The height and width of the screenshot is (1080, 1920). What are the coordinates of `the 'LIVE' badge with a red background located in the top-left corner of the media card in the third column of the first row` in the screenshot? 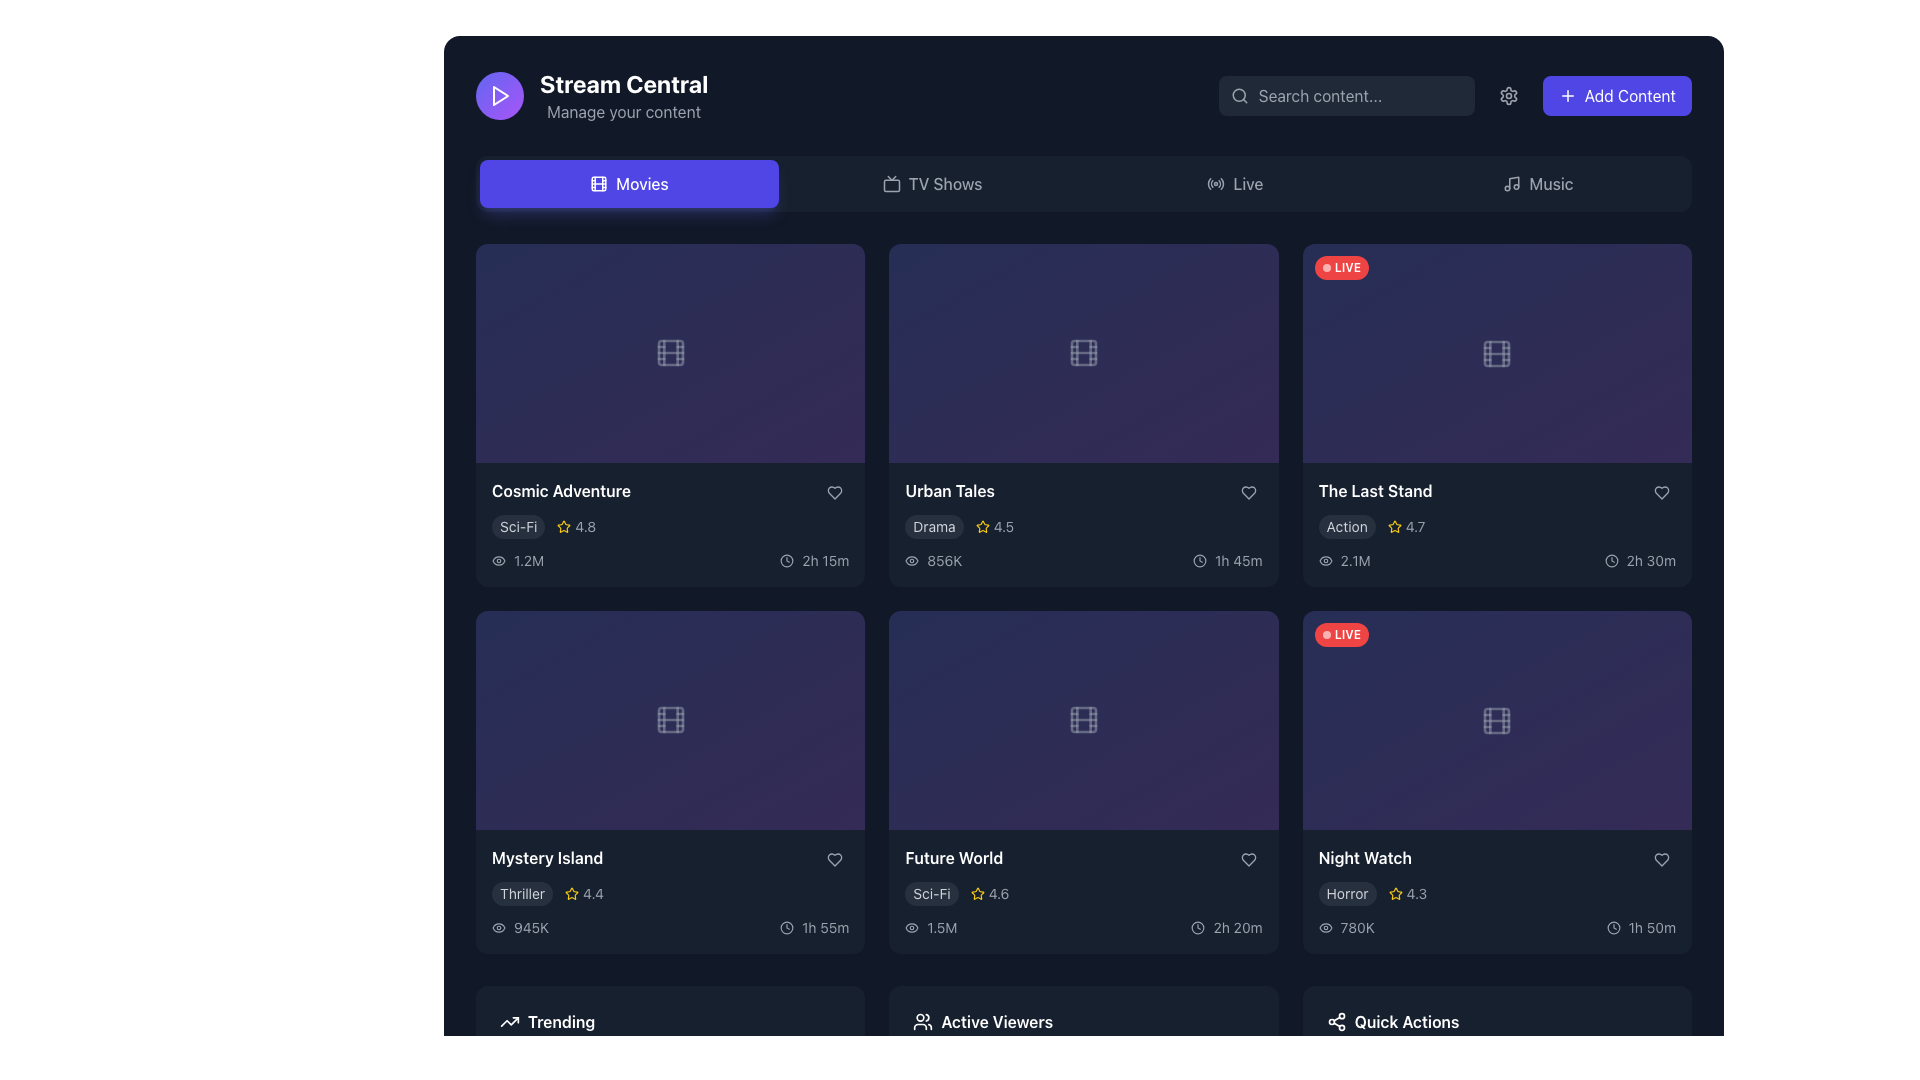 It's located at (1341, 266).